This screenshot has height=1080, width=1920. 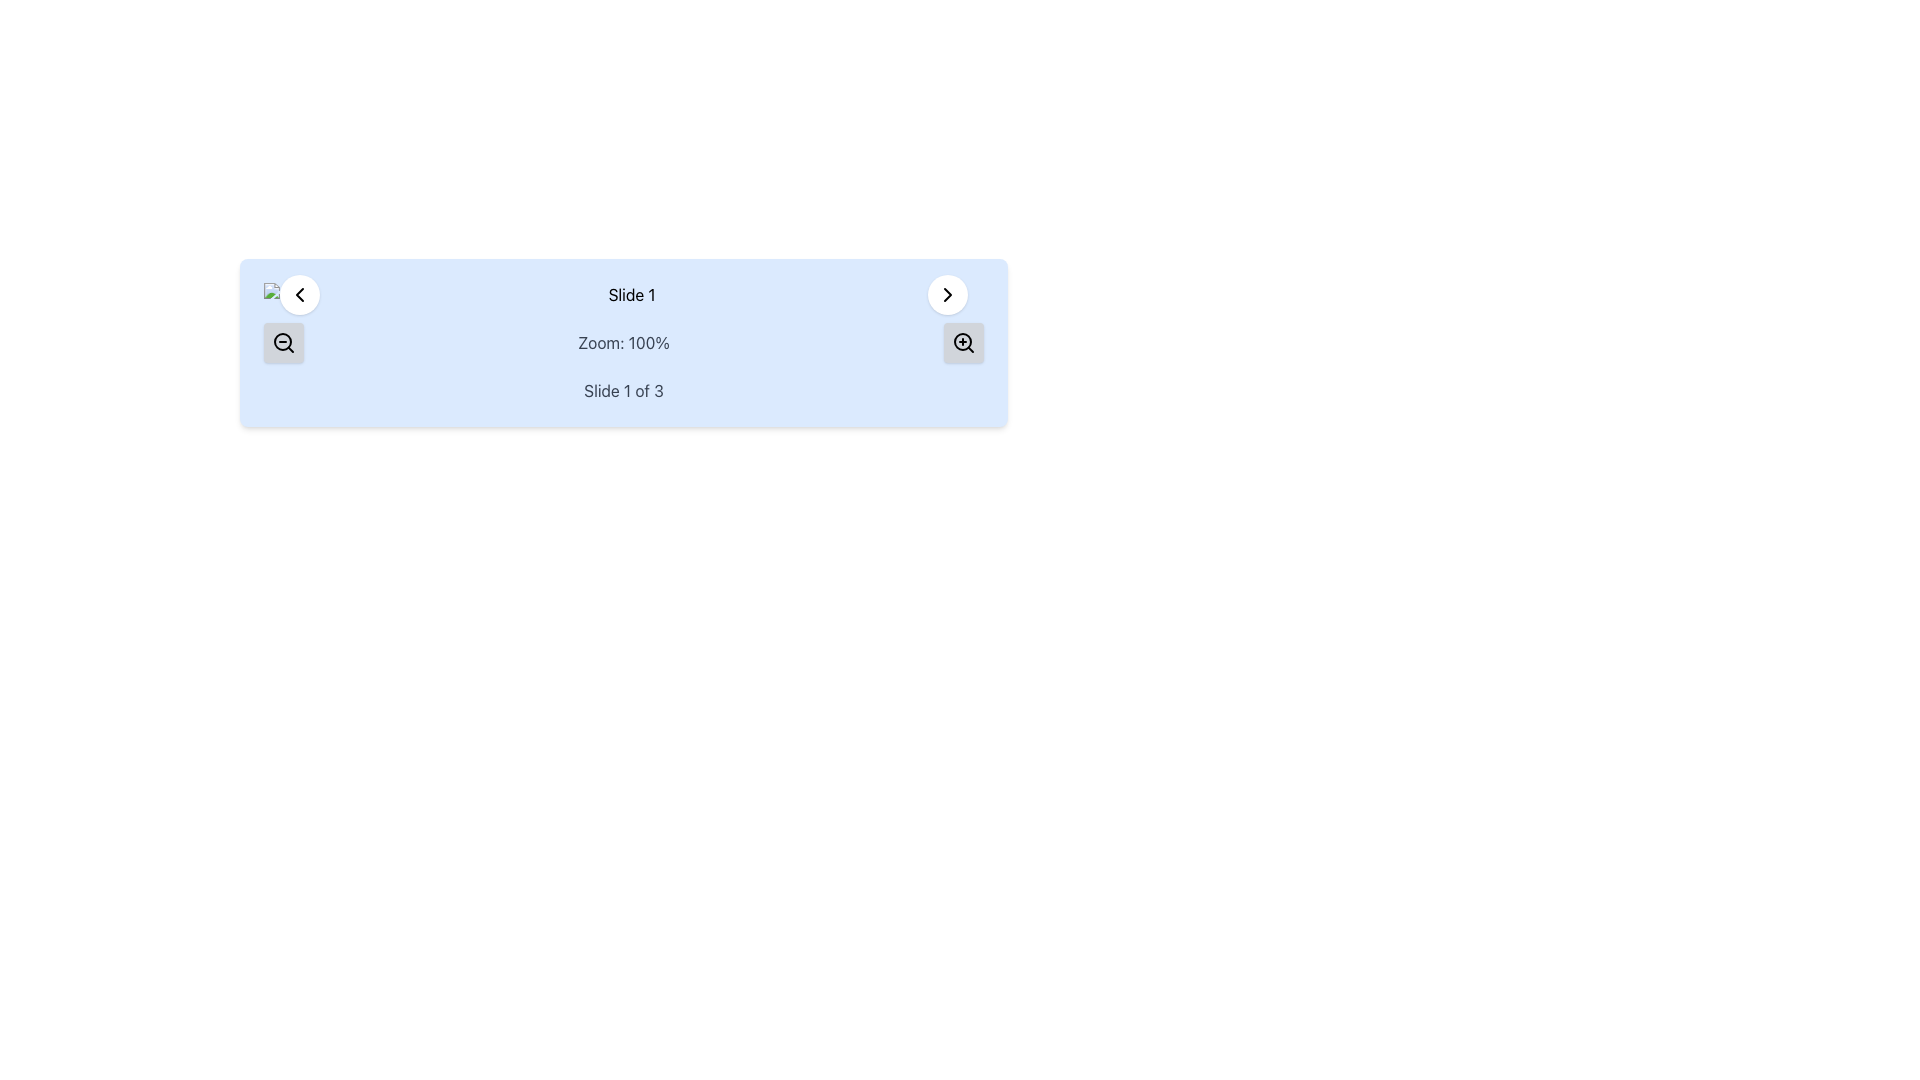 What do you see at coordinates (947, 294) in the screenshot?
I see `the small right-pointing chevron icon located inside the circular button on the far right side of the blue panel, adjacent to the zoom control` at bounding box center [947, 294].